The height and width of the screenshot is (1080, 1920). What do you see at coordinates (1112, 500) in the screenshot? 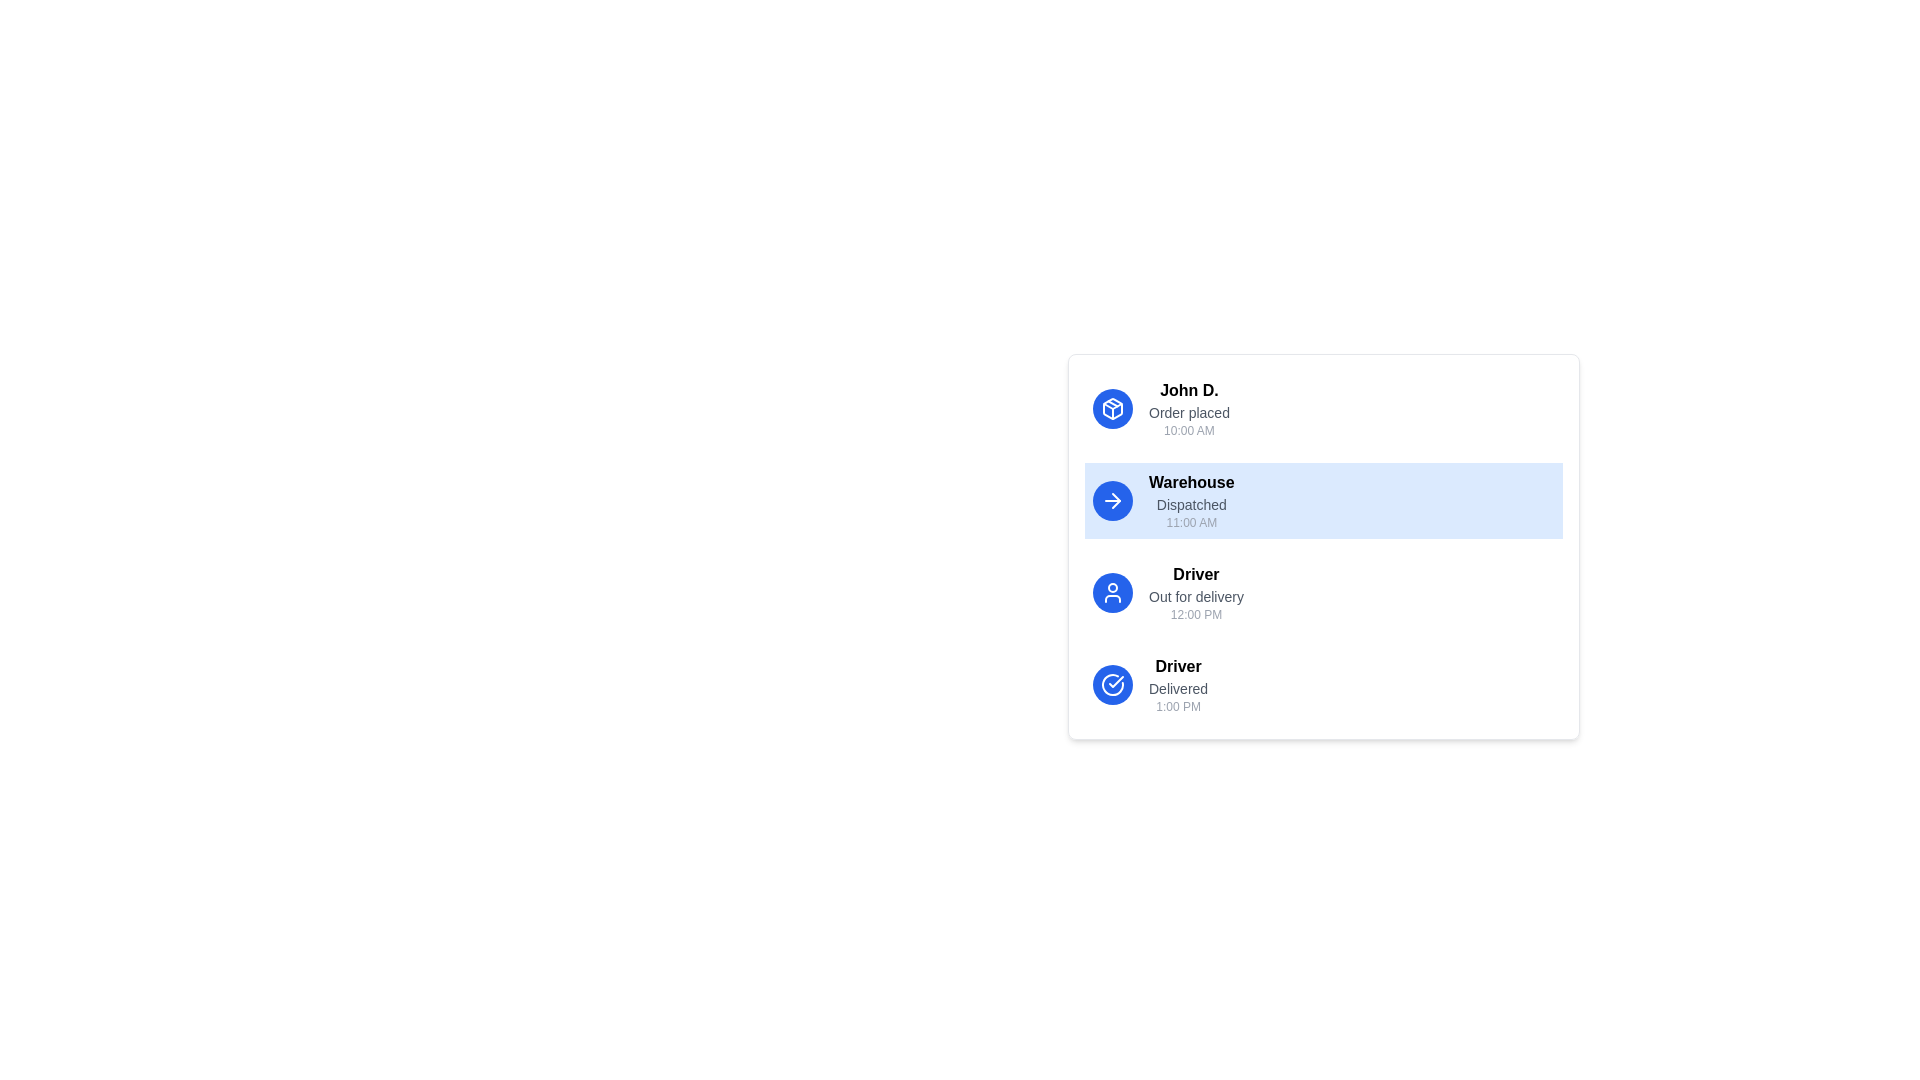
I see `the right-pointing arrow icon, which is styled with sharp geometric lines and is located on a blue circular button to the left of the 'Warehouse' text` at bounding box center [1112, 500].